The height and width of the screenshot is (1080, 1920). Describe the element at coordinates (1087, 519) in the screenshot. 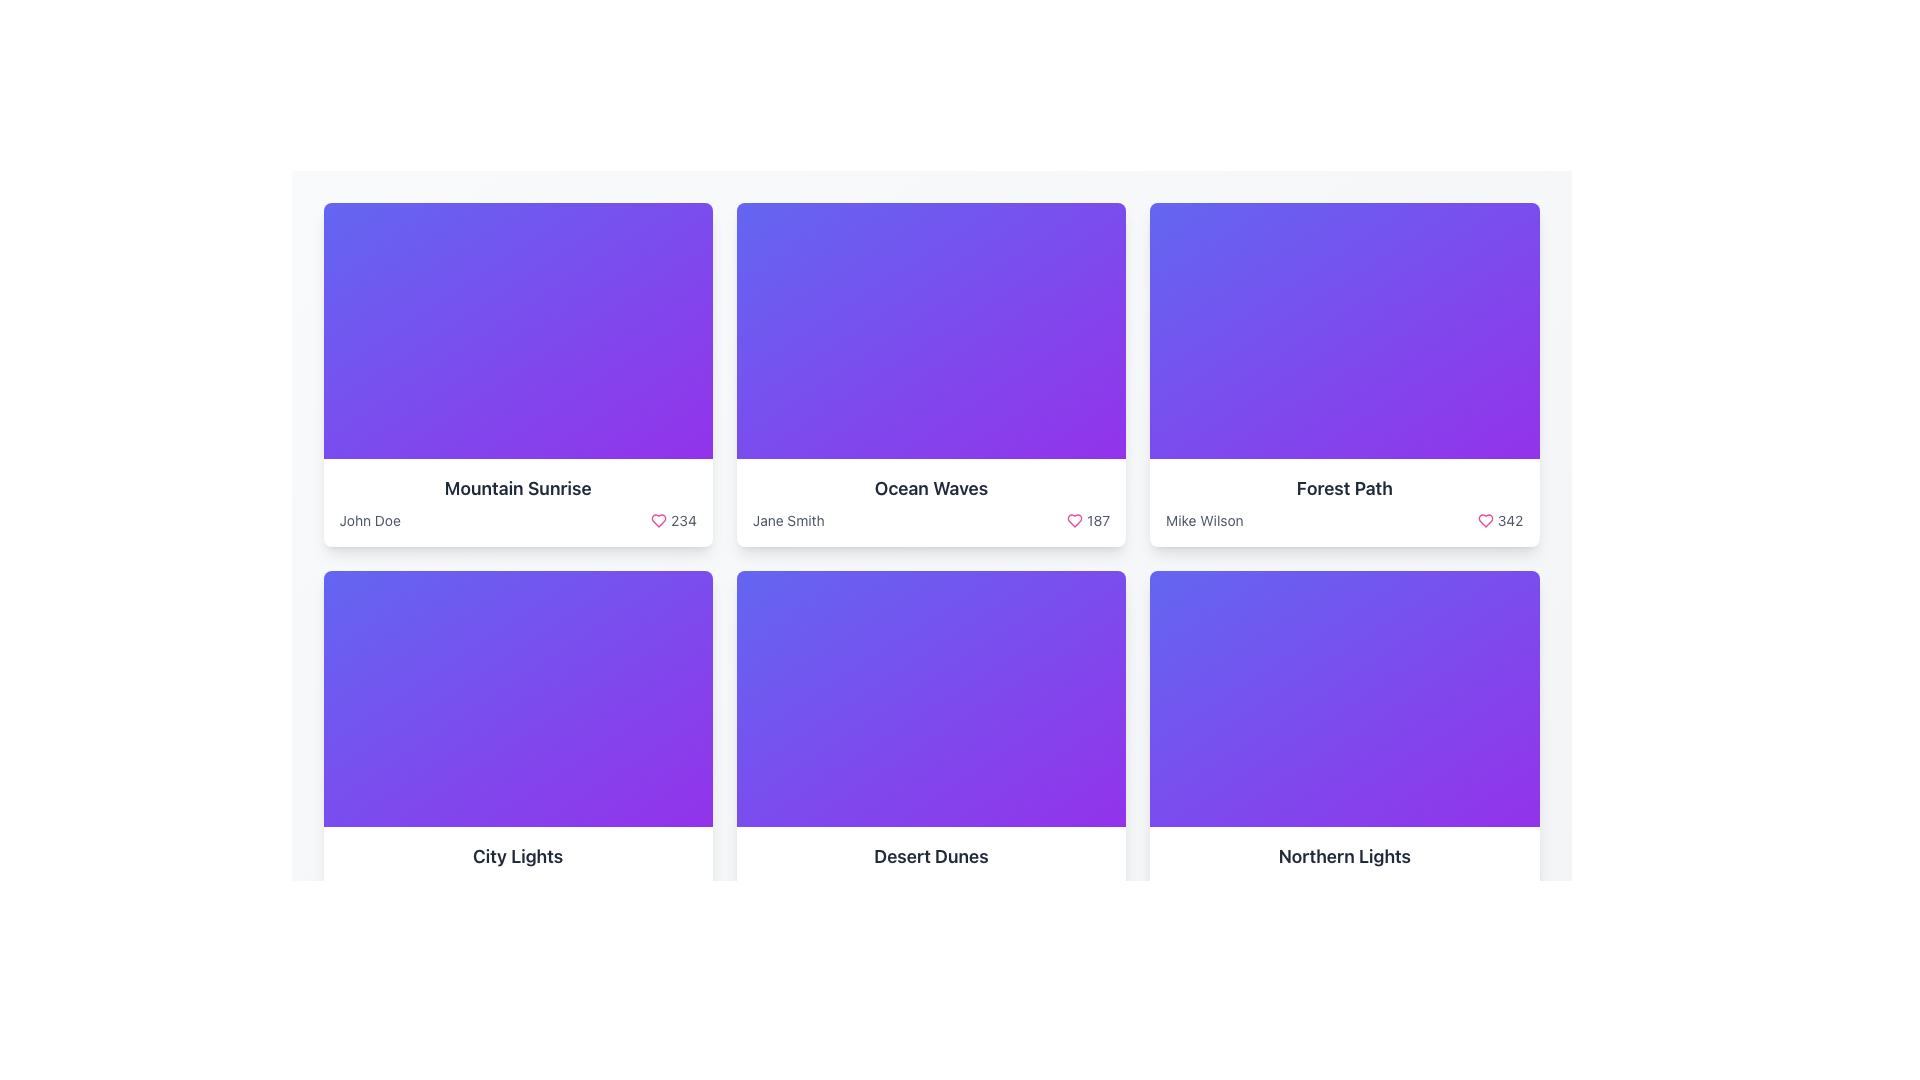

I see `number of likes displayed in the text label for the 'Ocean Waves' item, located on the right side of the card in the UI grid` at that location.